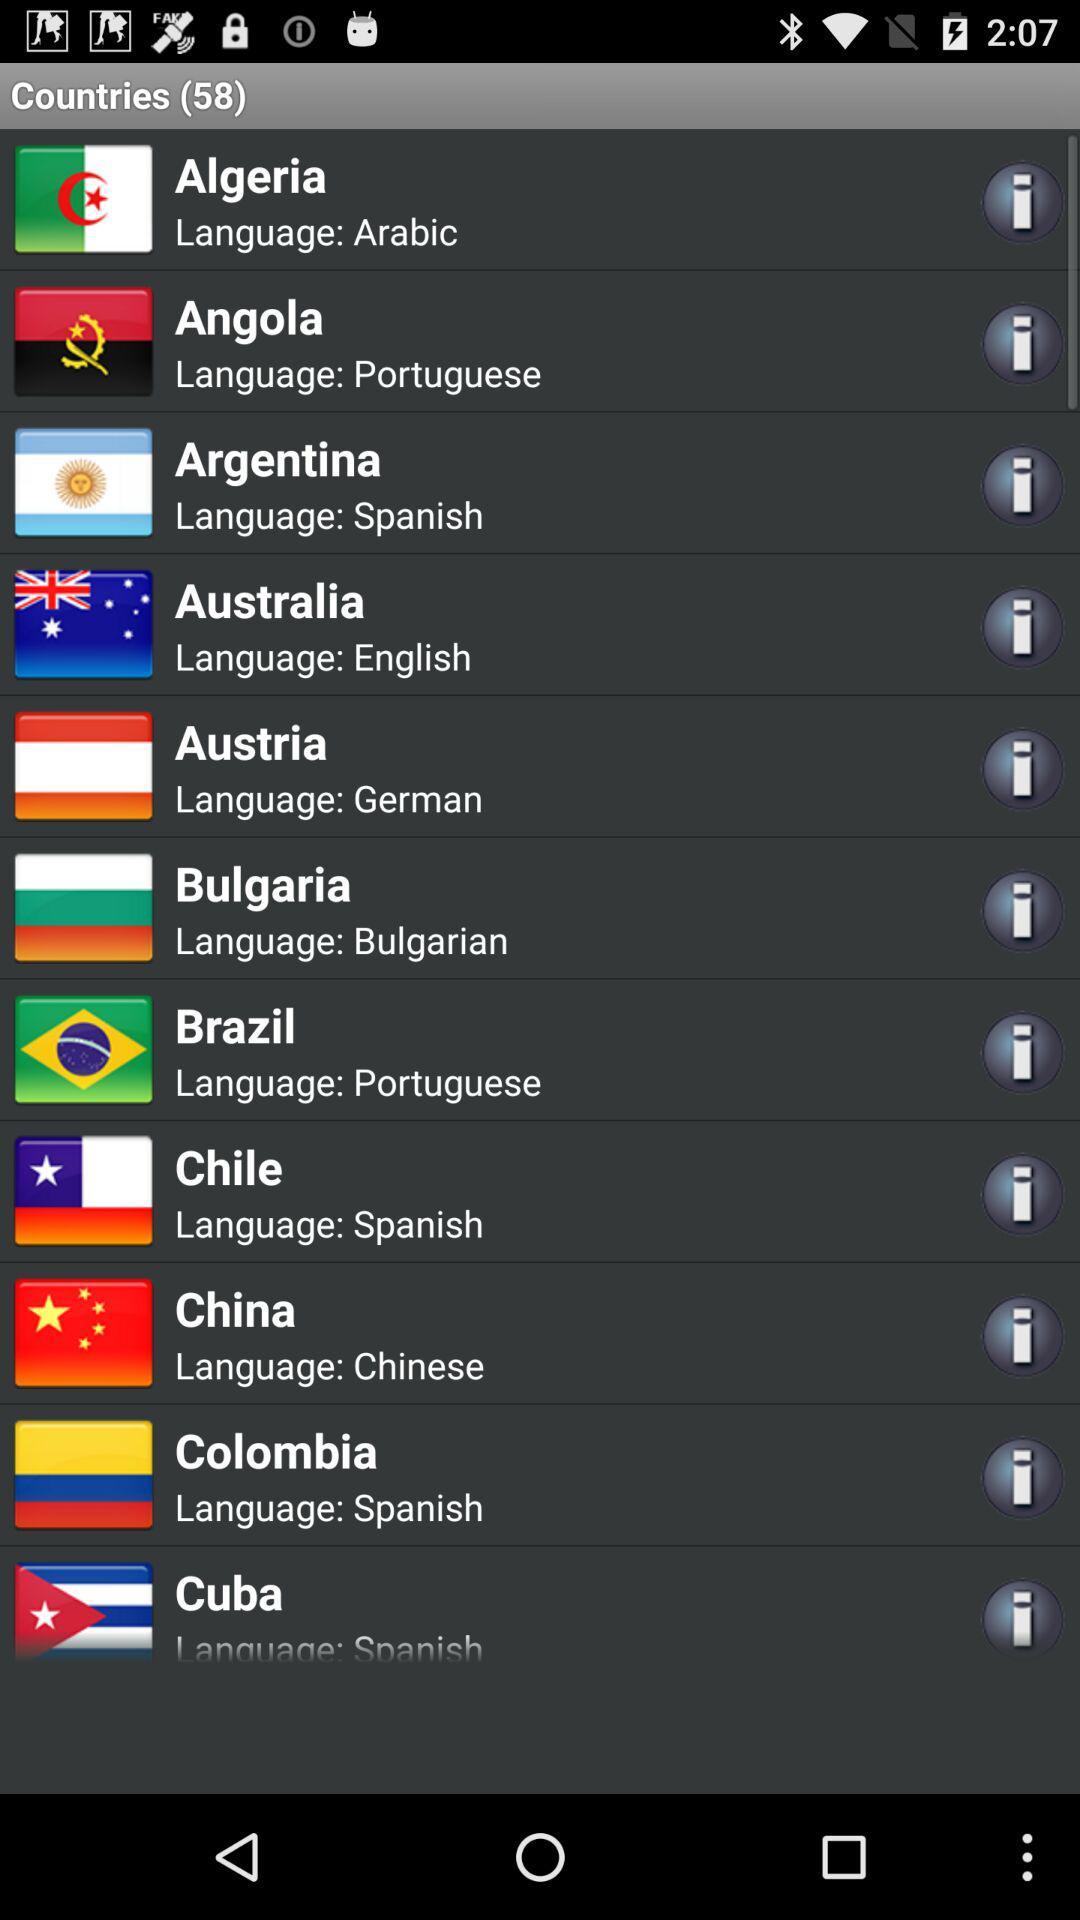 The image size is (1080, 1920). What do you see at coordinates (417, 796) in the screenshot?
I see `the app next to the language:` at bounding box center [417, 796].